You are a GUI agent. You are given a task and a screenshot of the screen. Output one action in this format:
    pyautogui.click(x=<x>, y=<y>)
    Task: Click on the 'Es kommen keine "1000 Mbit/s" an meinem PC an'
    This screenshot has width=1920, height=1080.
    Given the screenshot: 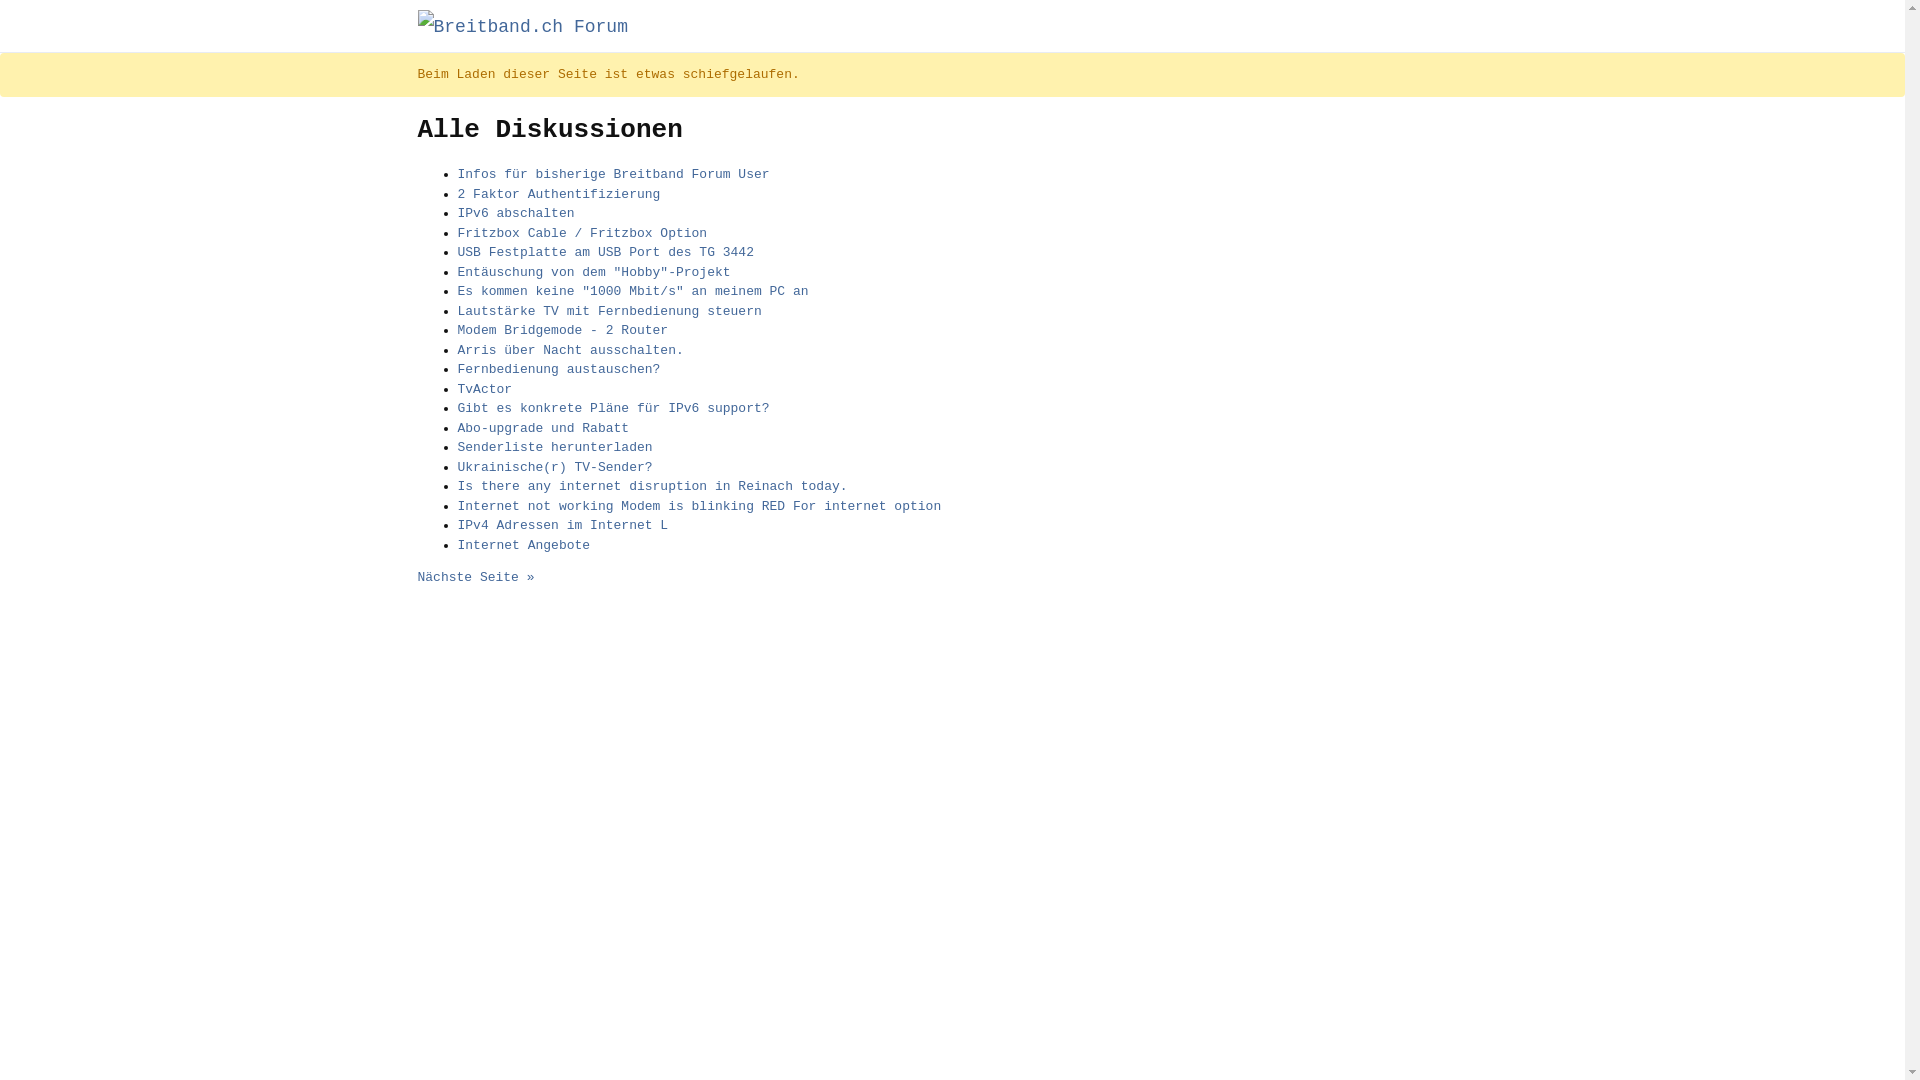 What is the action you would take?
    pyautogui.click(x=632, y=291)
    